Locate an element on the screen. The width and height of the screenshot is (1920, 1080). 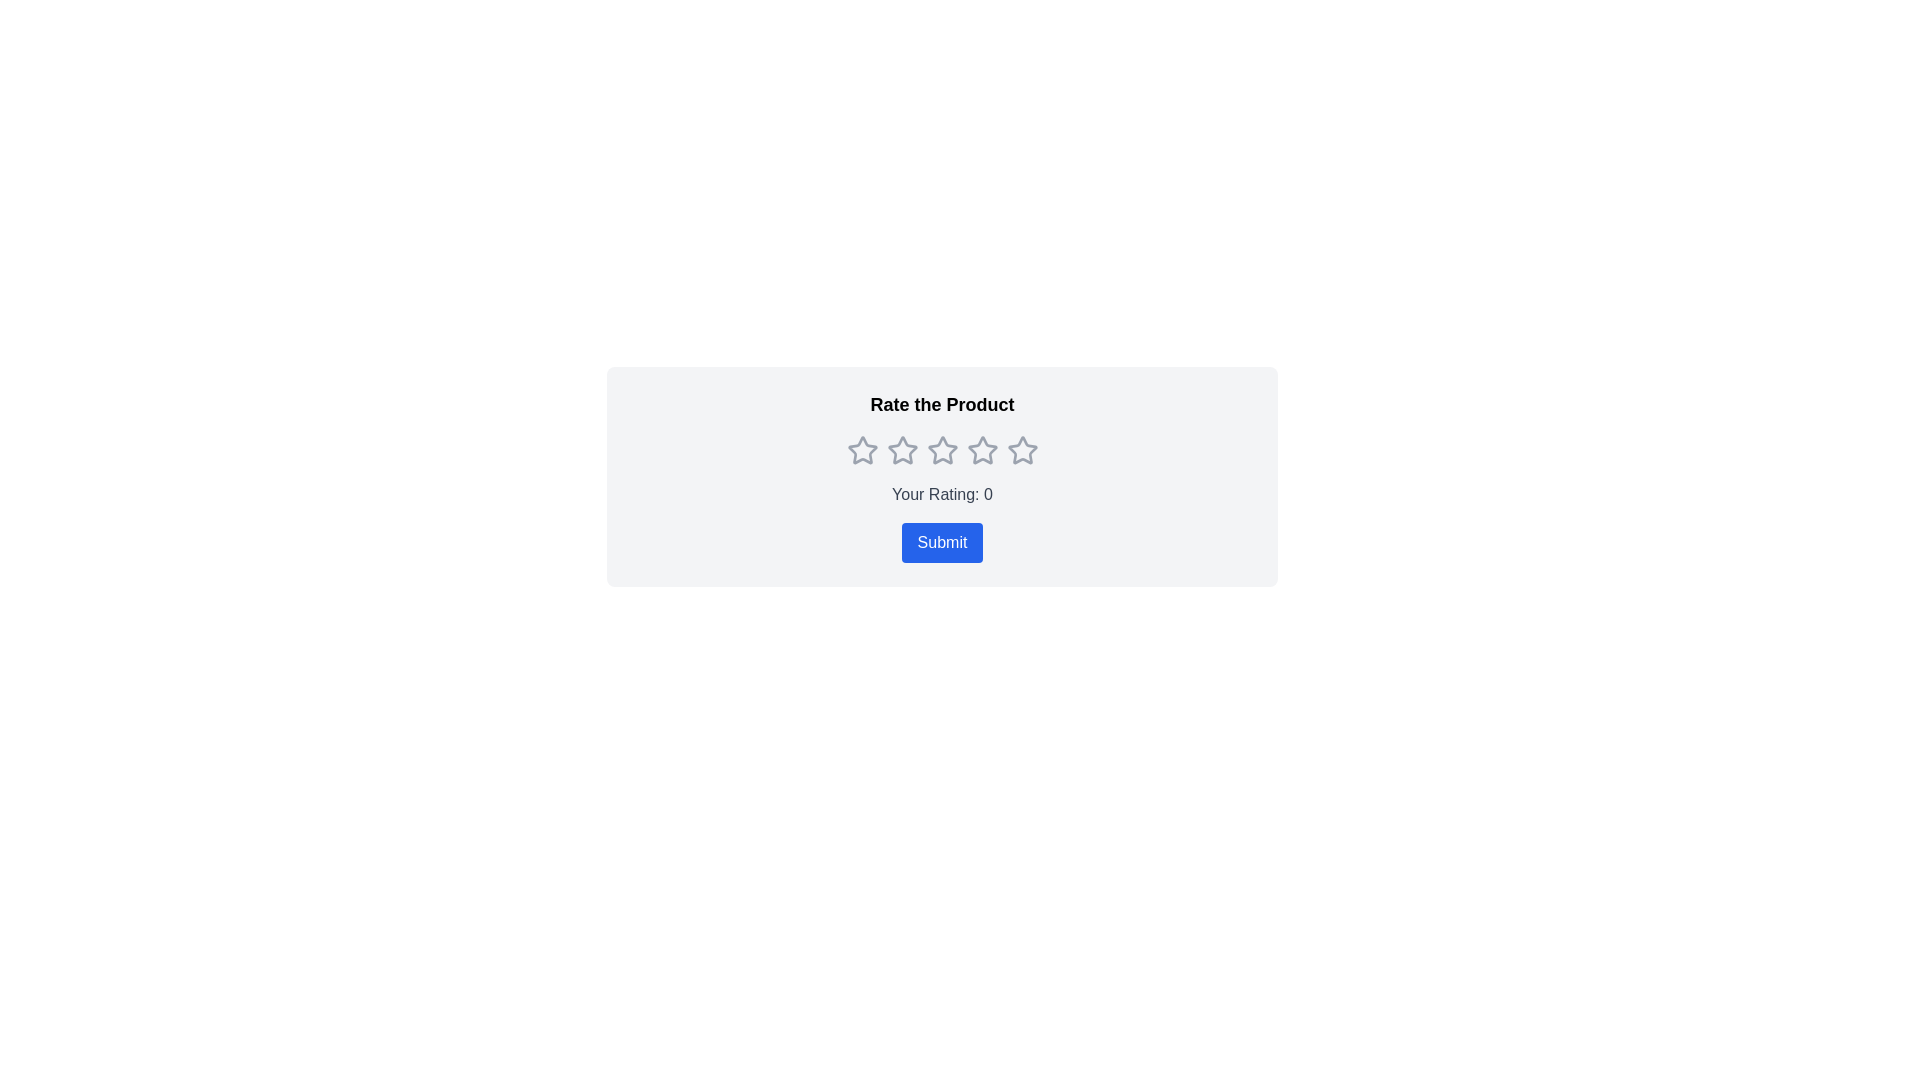
a star in the interactive rating component to provide a rating for the product is located at coordinates (941, 477).